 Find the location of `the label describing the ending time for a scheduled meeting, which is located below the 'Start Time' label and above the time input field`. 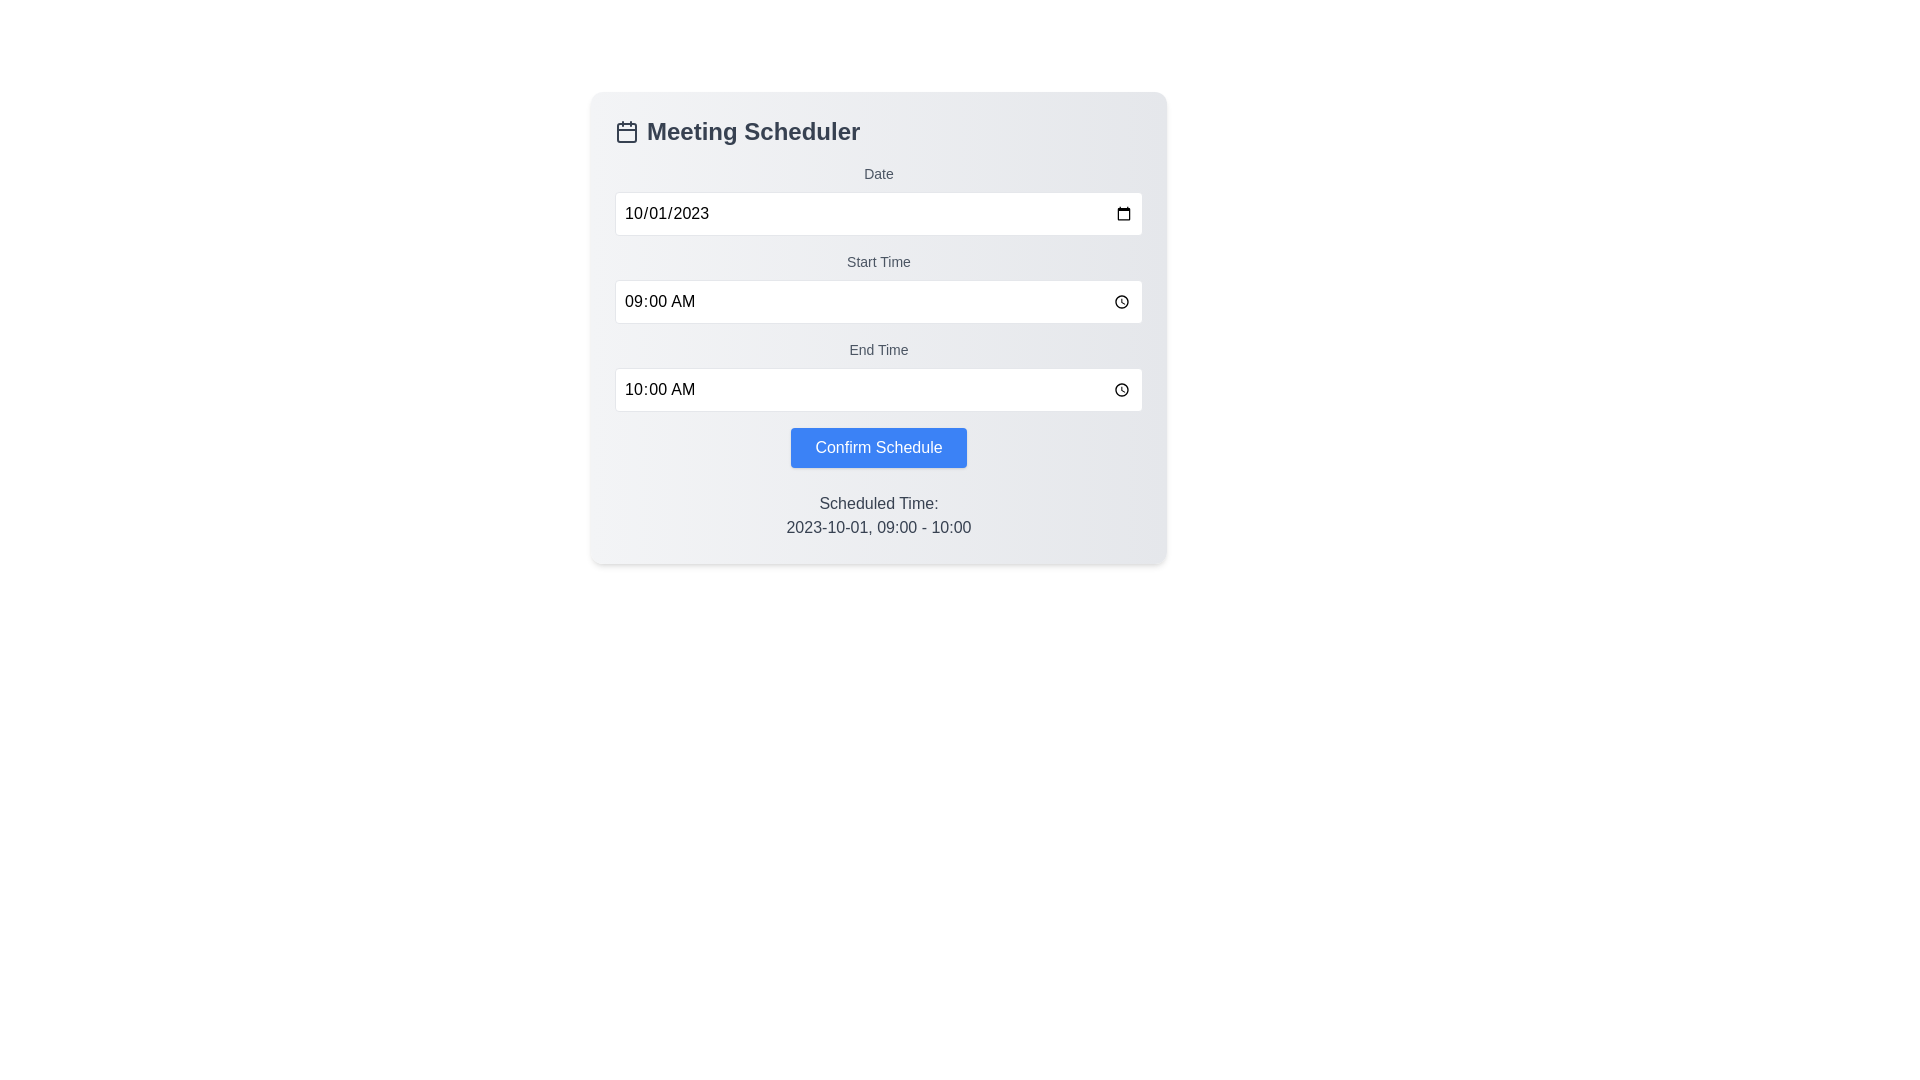

the label describing the ending time for a scheduled meeting, which is located below the 'Start Time' label and above the time input field is located at coordinates (878, 349).